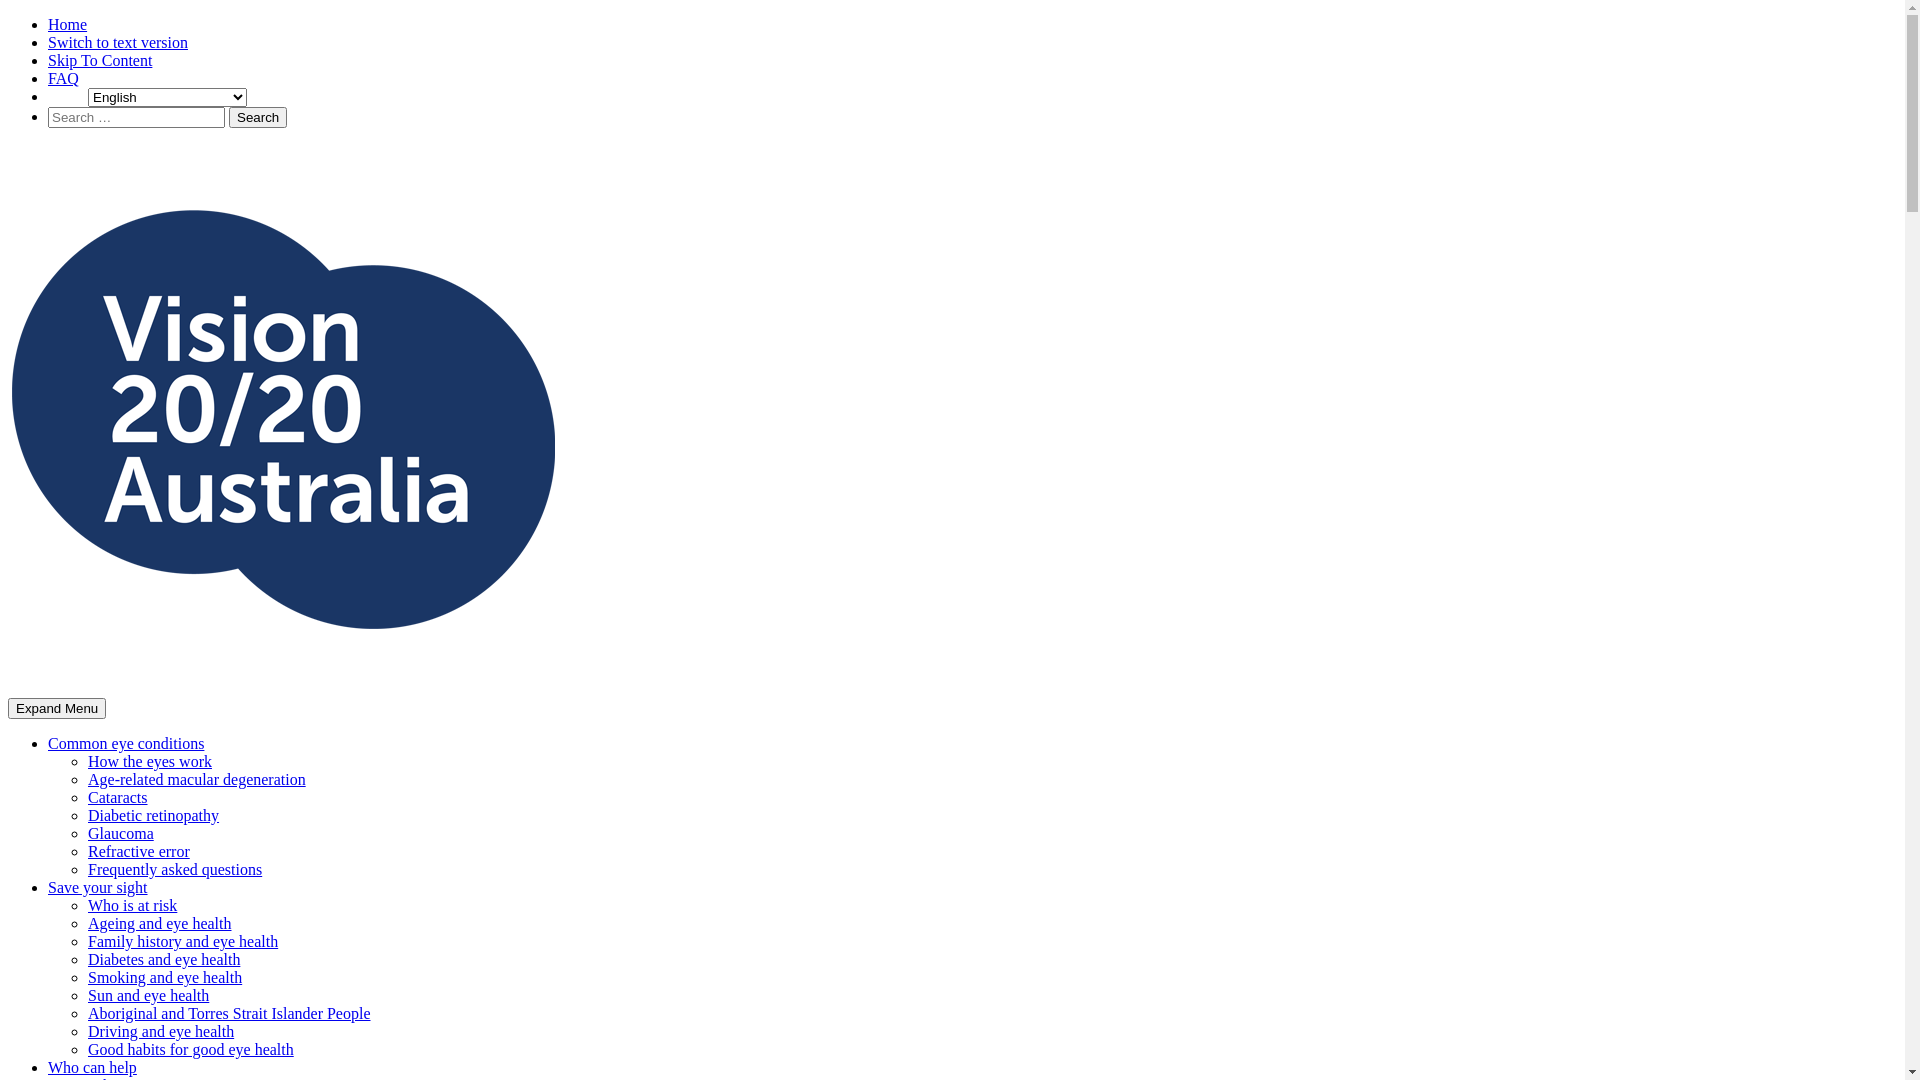 The height and width of the screenshot is (1080, 1920). I want to click on 'Cataracts', so click(117, 796).